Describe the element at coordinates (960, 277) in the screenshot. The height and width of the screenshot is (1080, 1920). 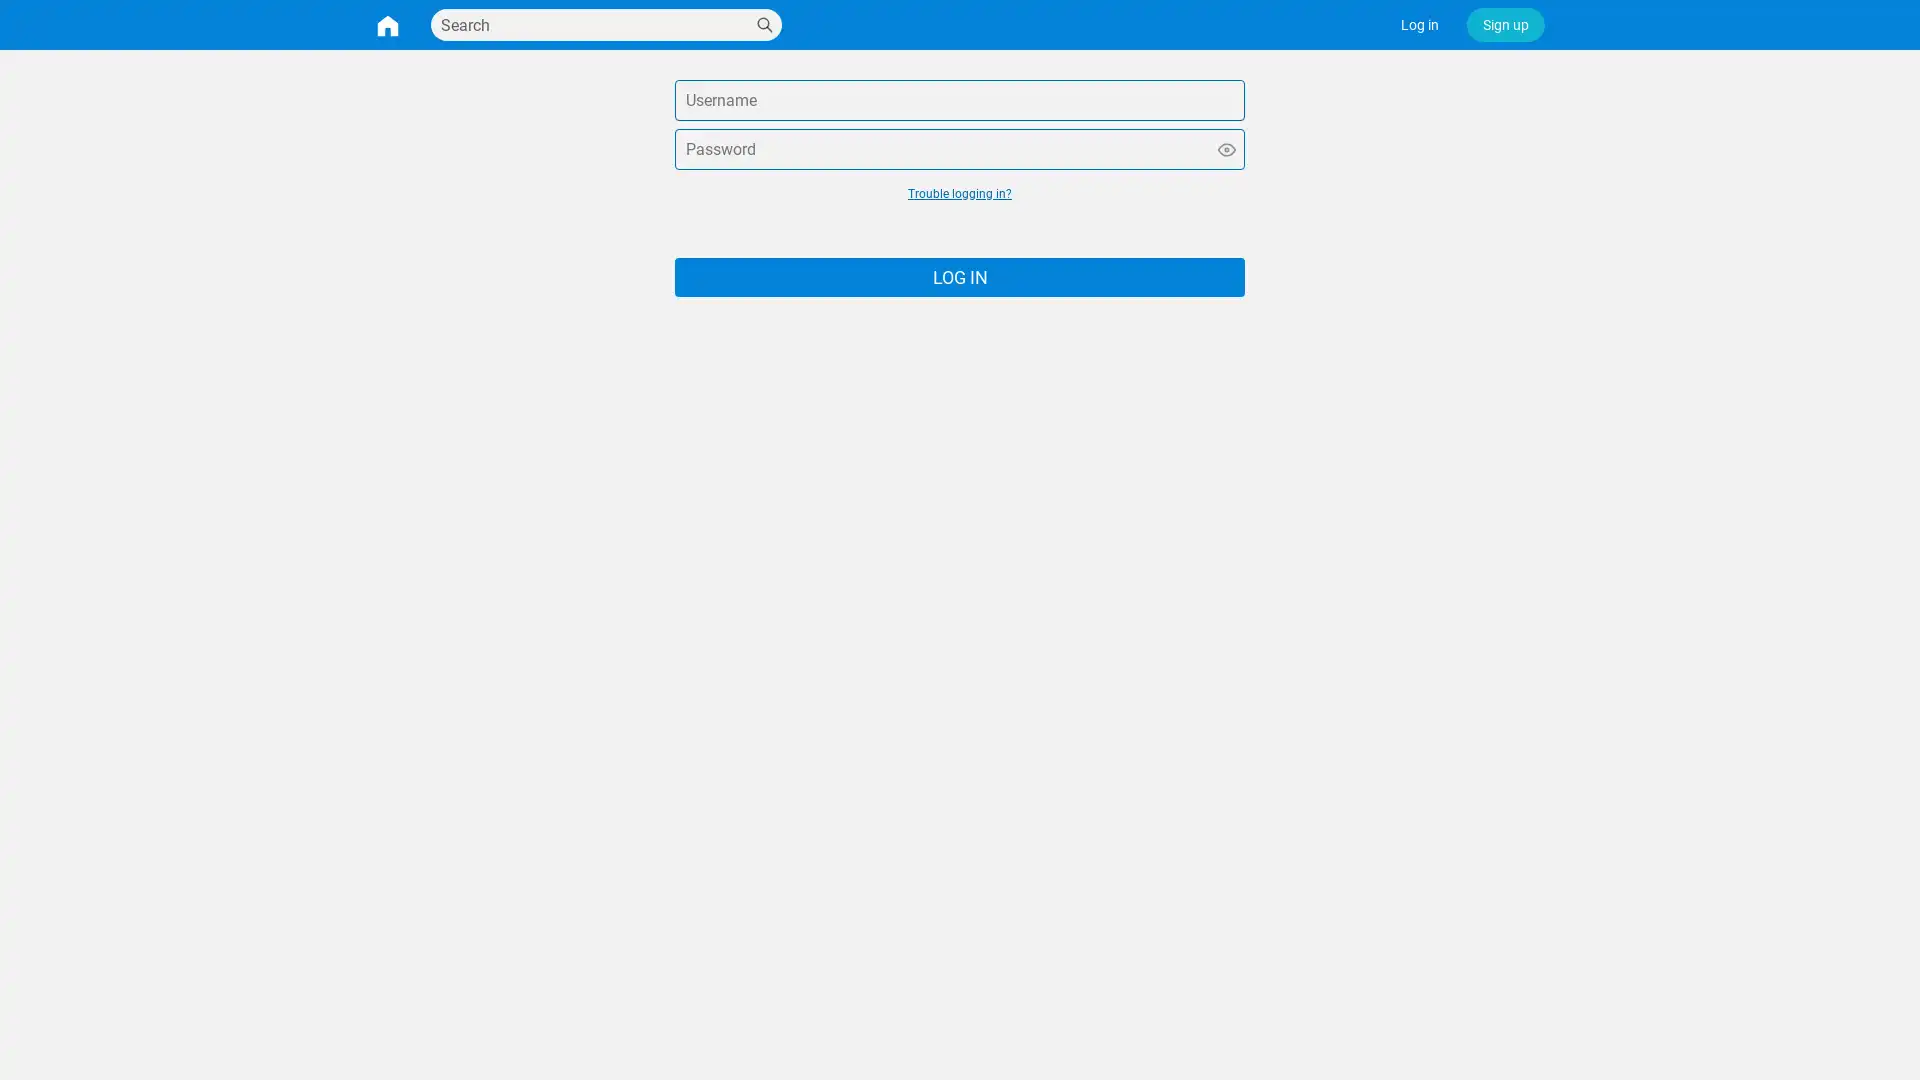
I see `LOG IN` at that location.